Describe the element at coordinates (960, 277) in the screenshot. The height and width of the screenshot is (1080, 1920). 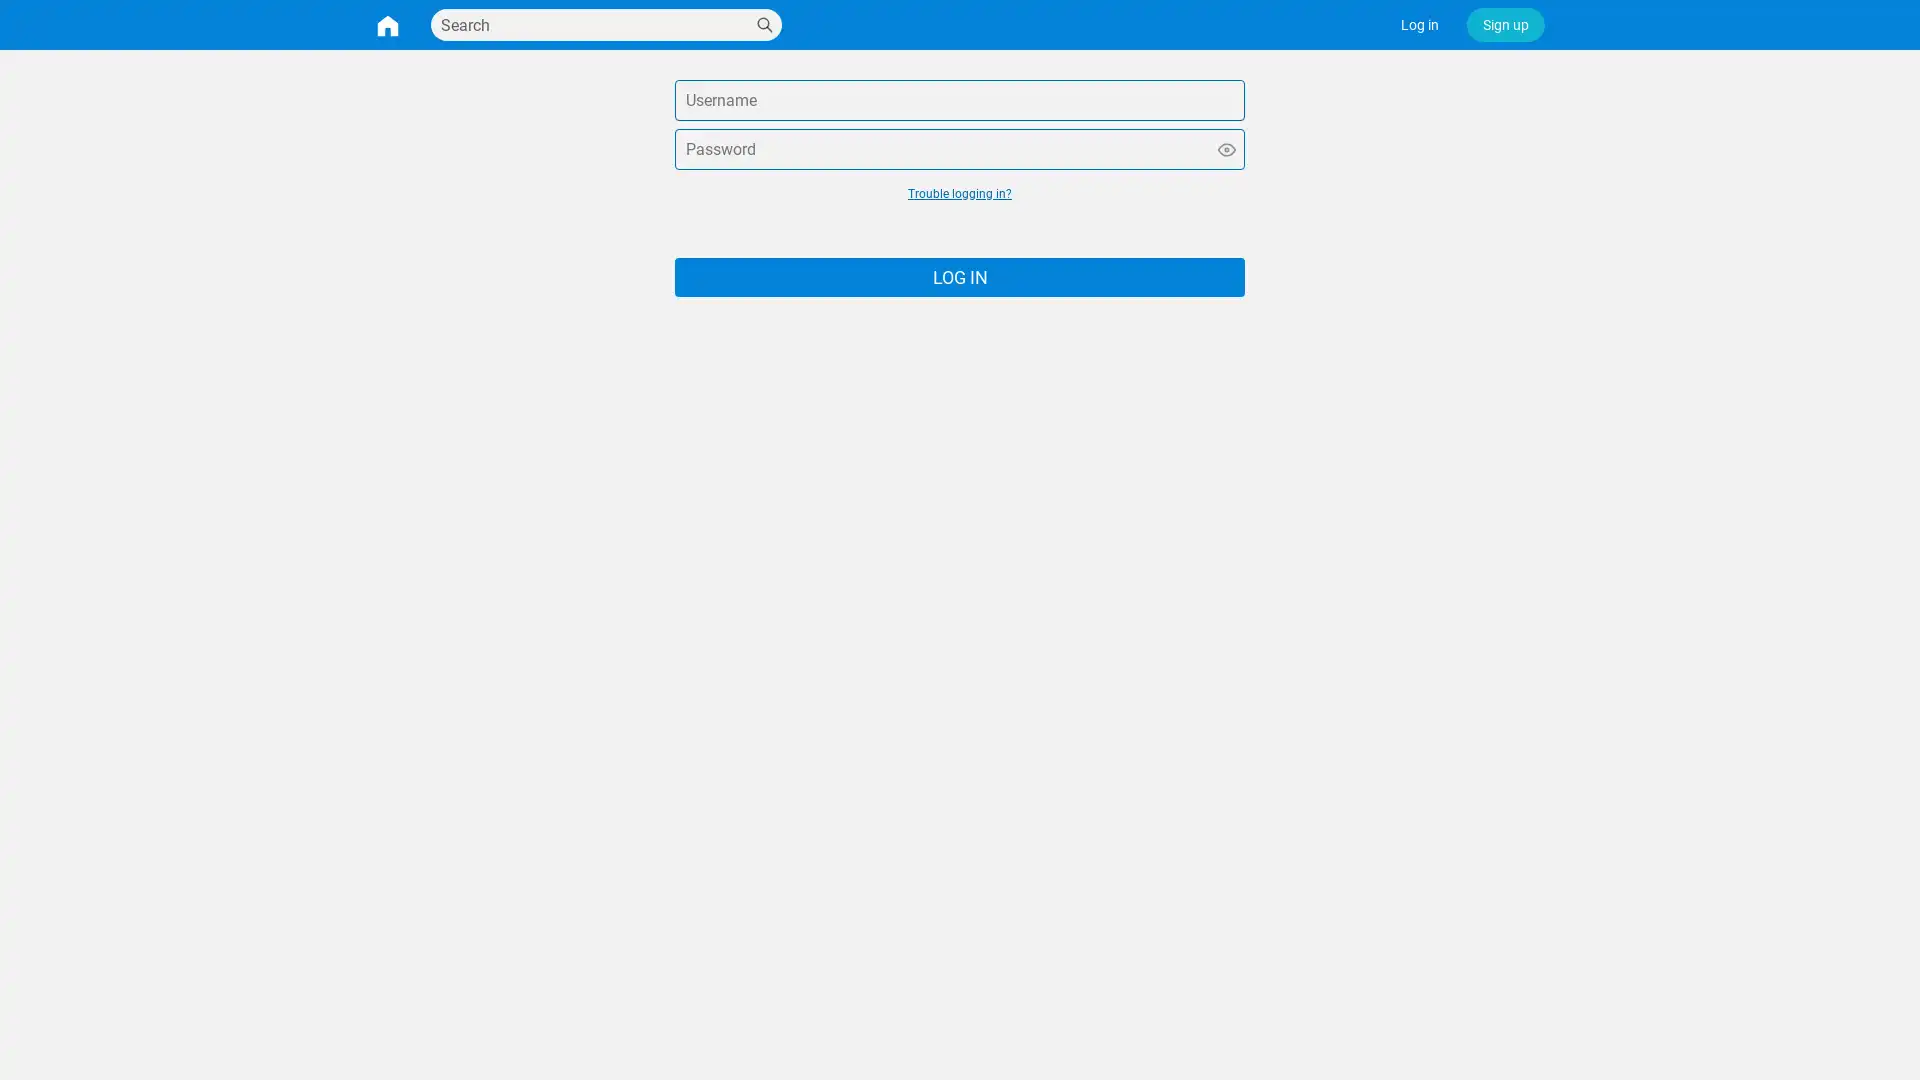
I see `LOG IN` at that location.